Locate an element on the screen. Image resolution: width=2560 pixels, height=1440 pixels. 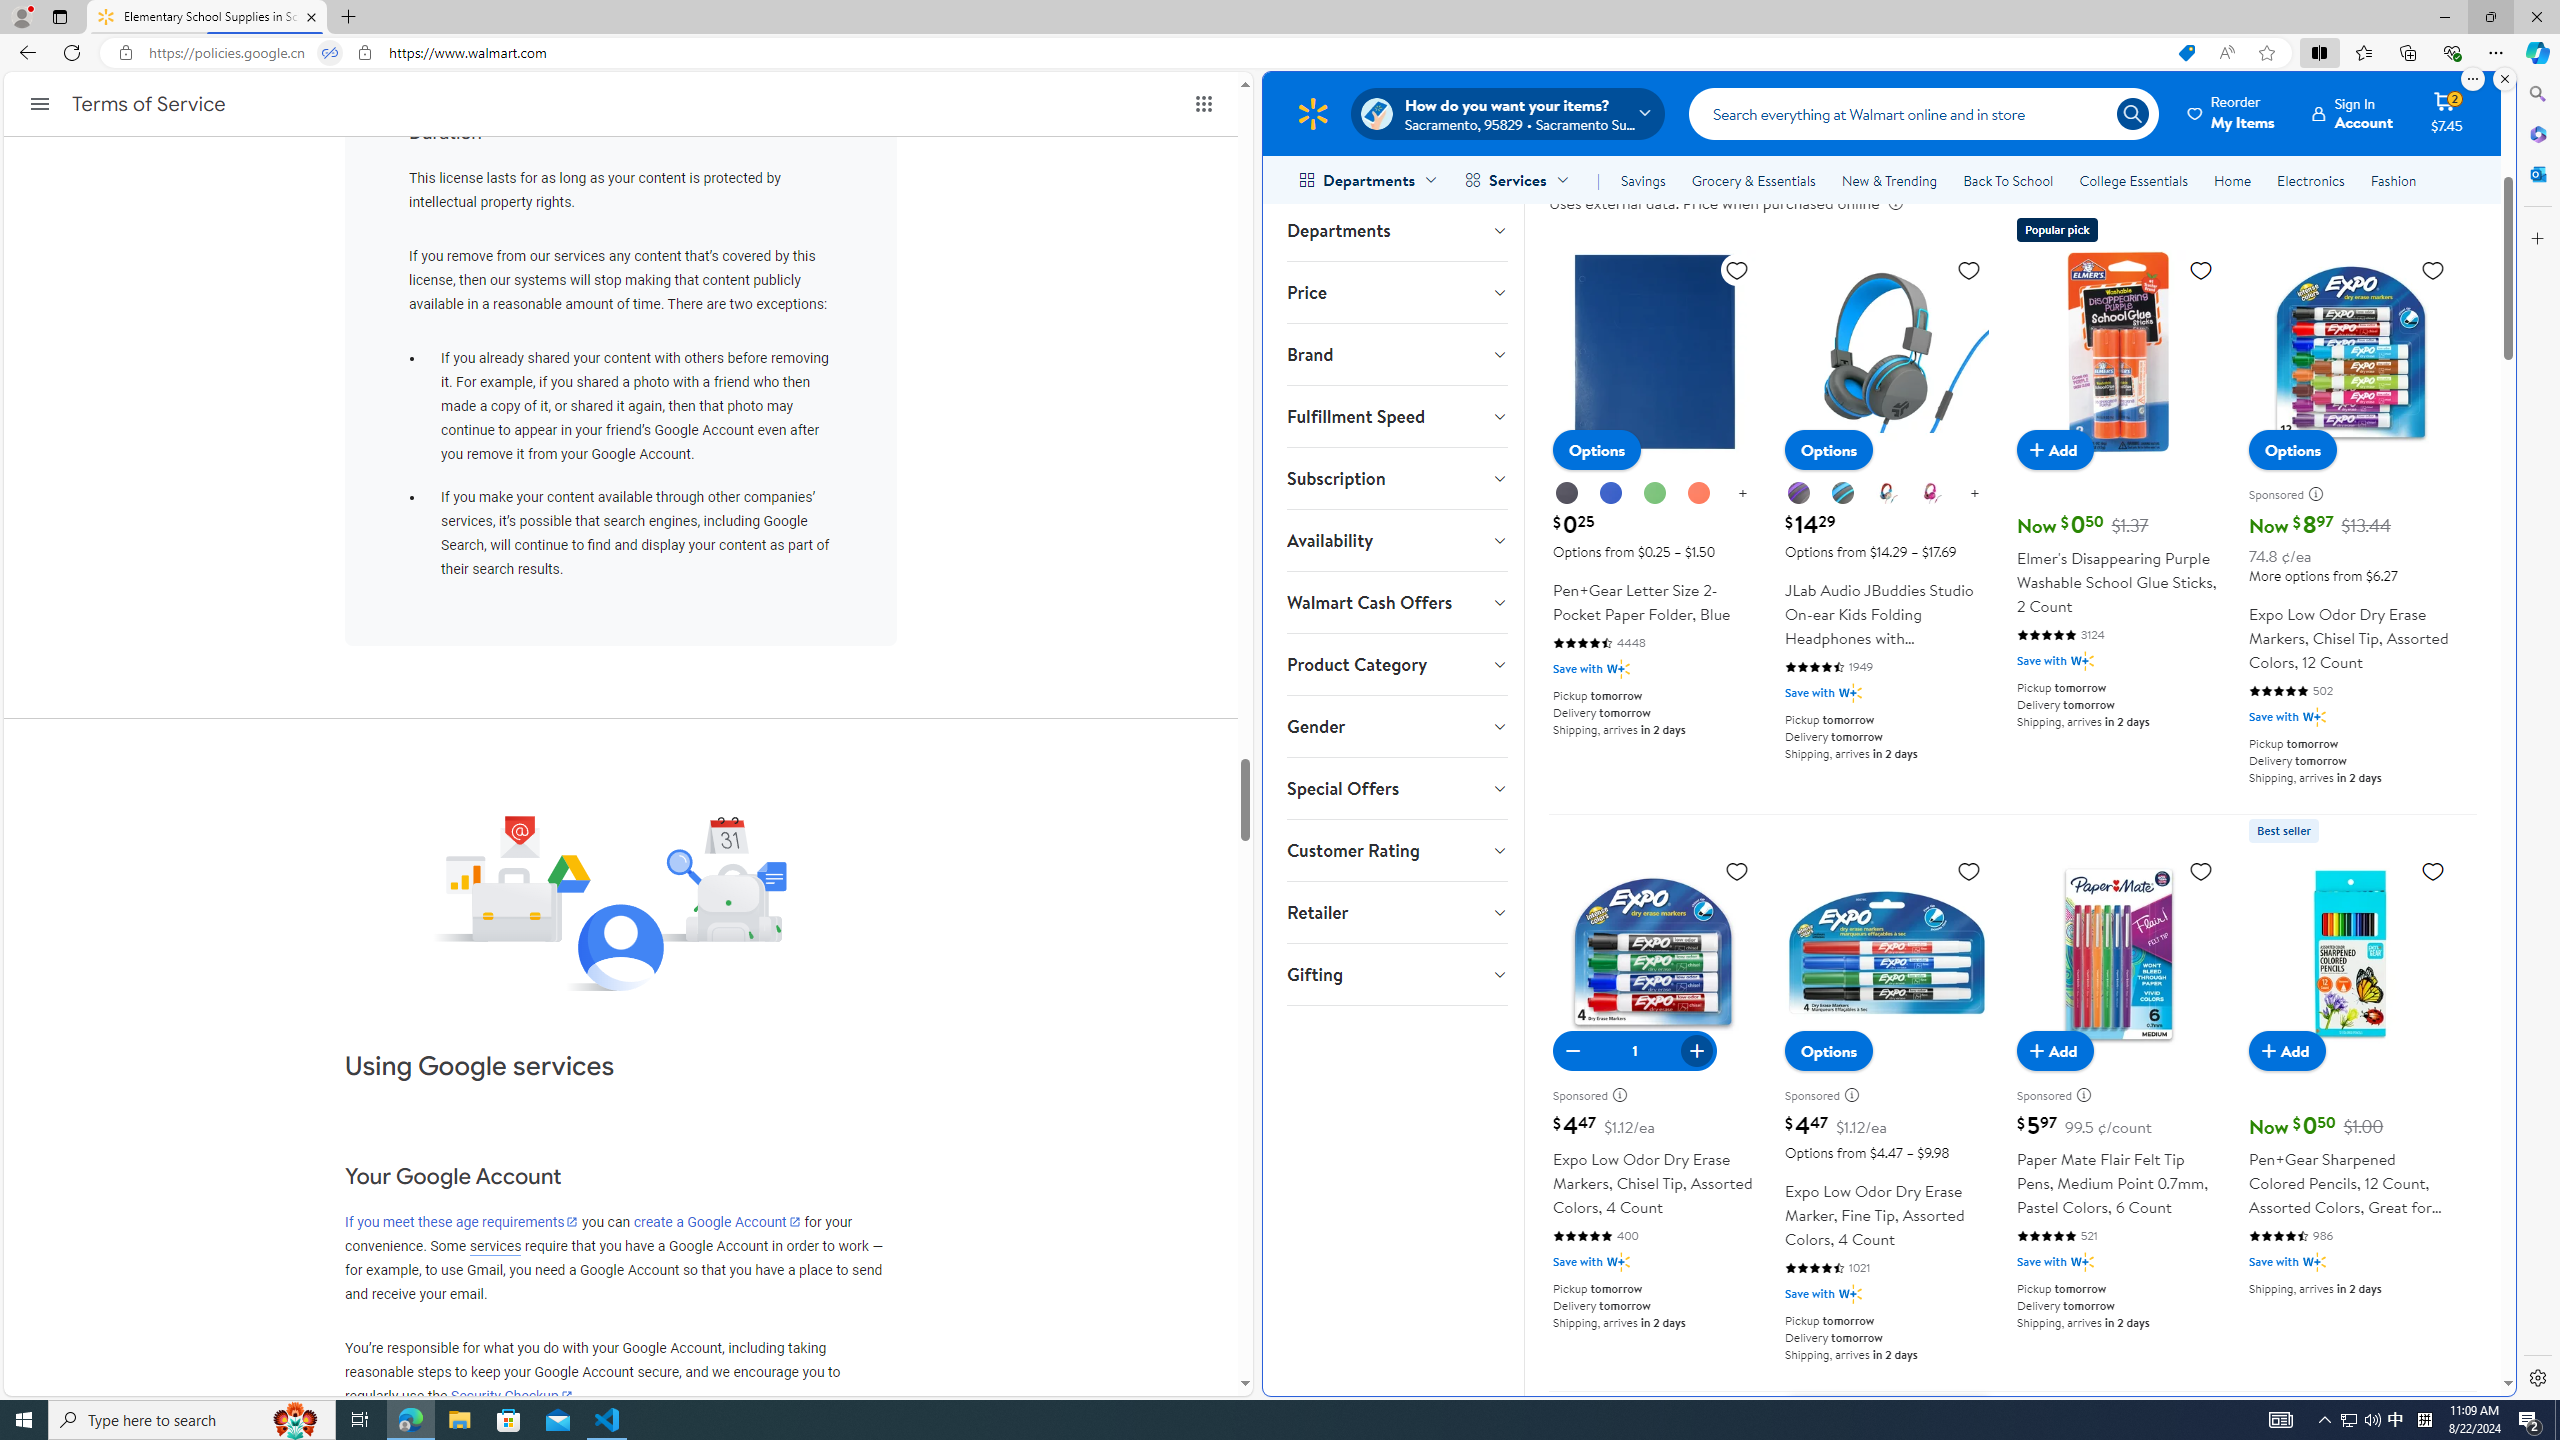
'Departments' is located at coordinates (1395, 229).